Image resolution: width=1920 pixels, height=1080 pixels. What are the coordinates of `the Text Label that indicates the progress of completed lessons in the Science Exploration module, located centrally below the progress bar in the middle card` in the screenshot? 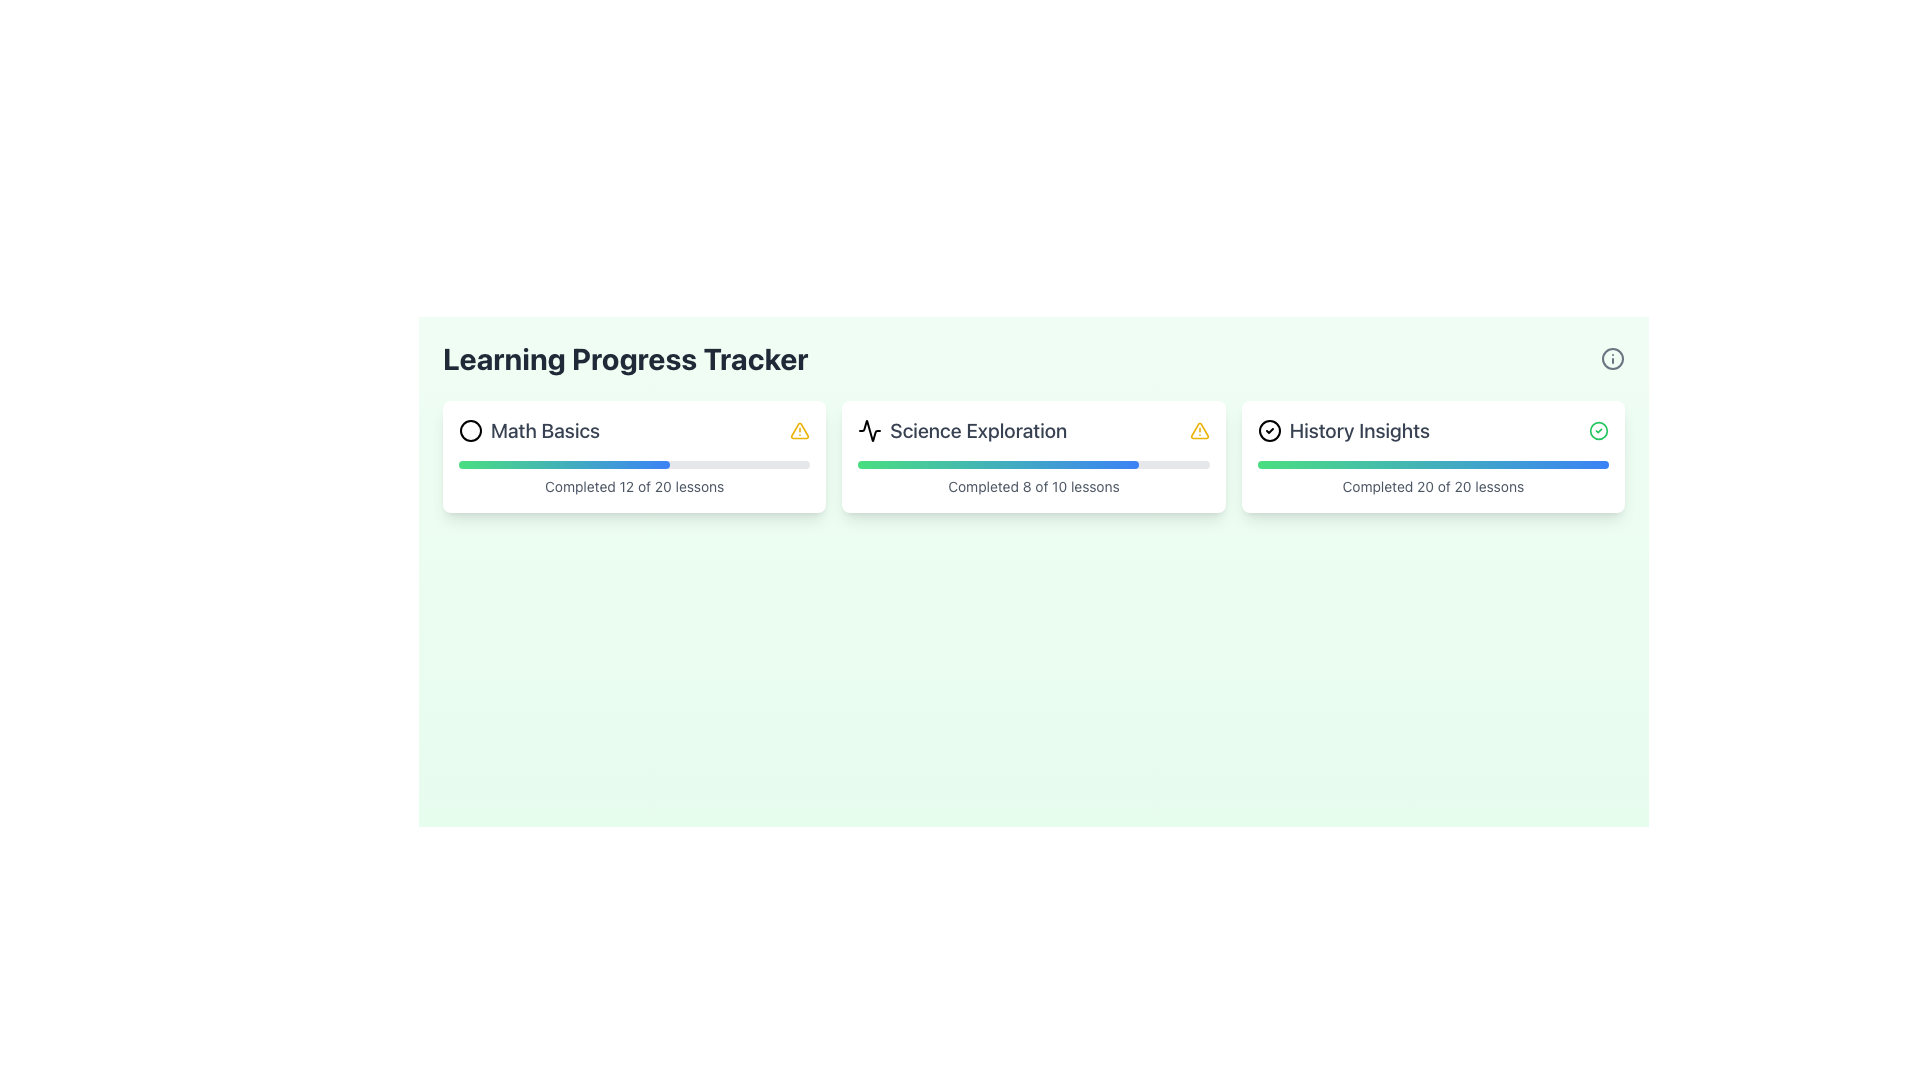 It's located at (1033, 486).